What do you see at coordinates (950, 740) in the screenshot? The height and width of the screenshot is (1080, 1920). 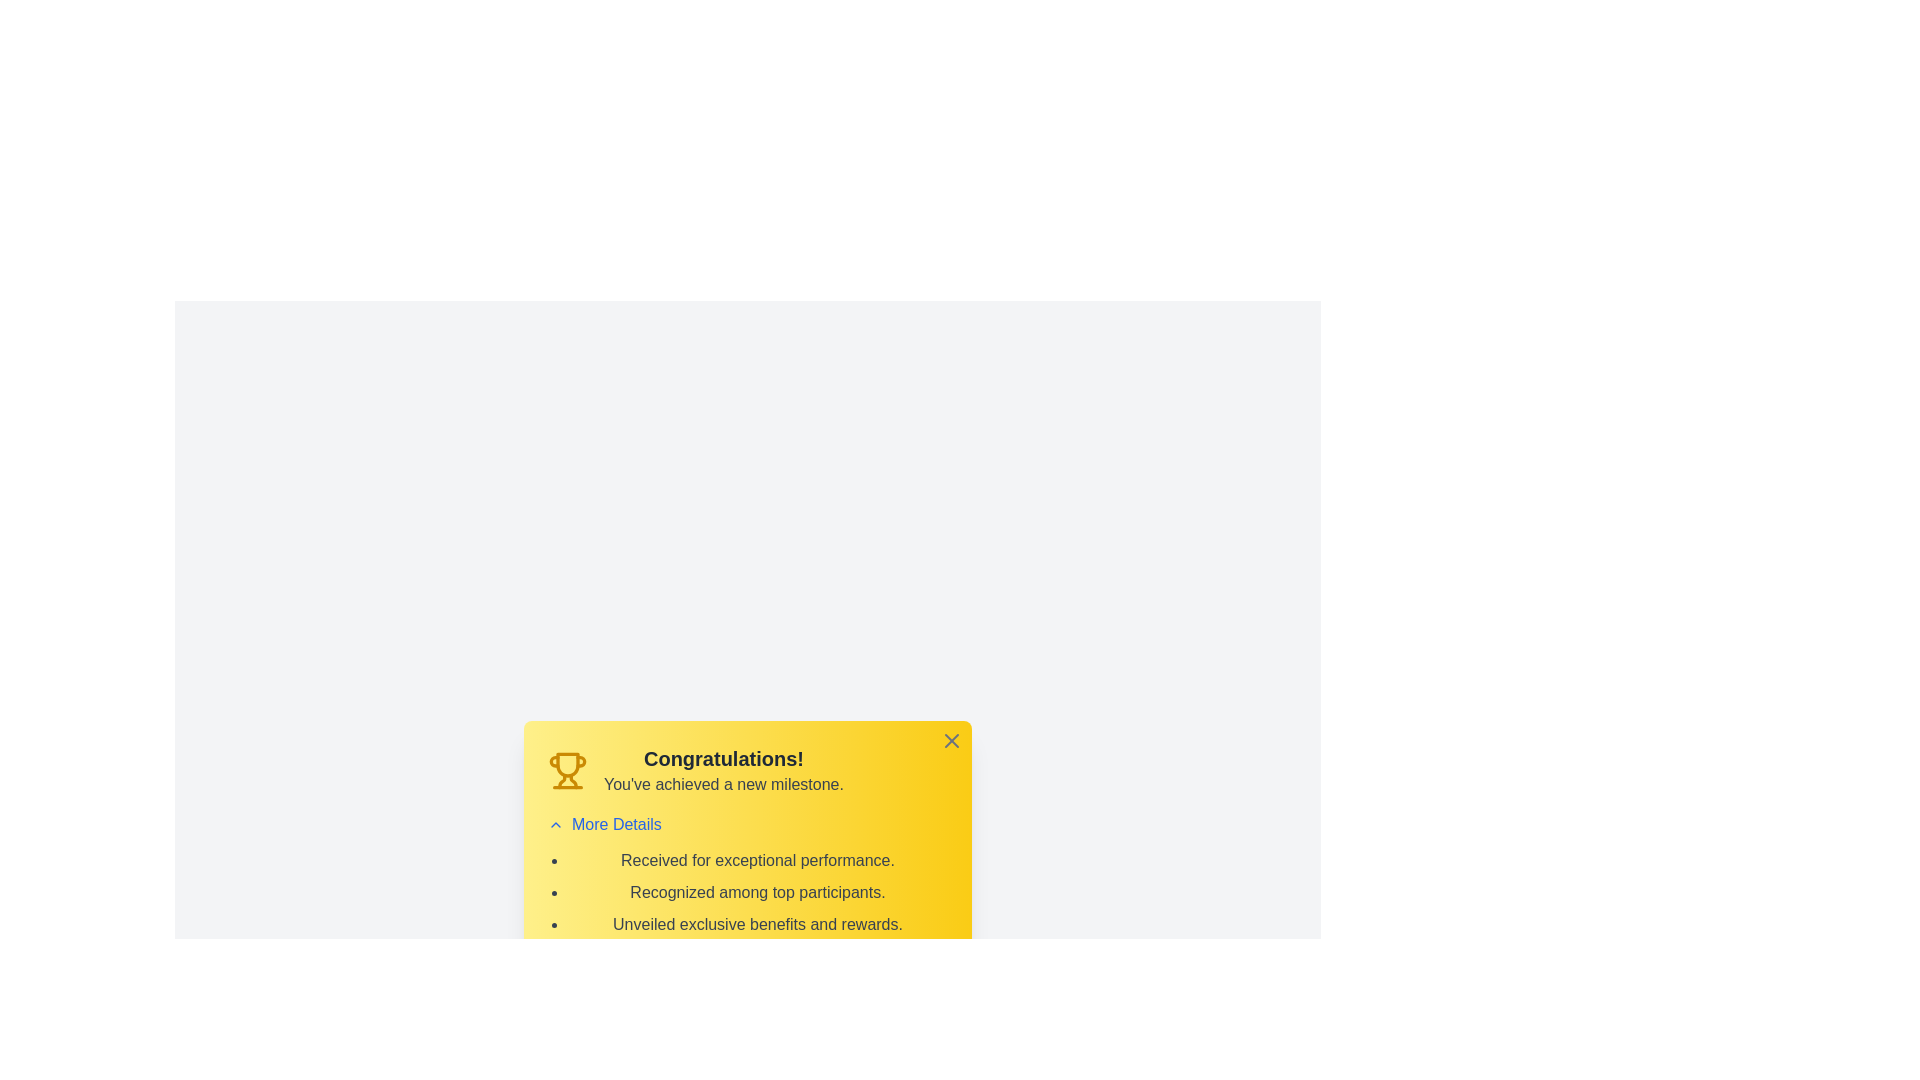 I see `the close button to hide the alert` at bounding box center [950, 740].